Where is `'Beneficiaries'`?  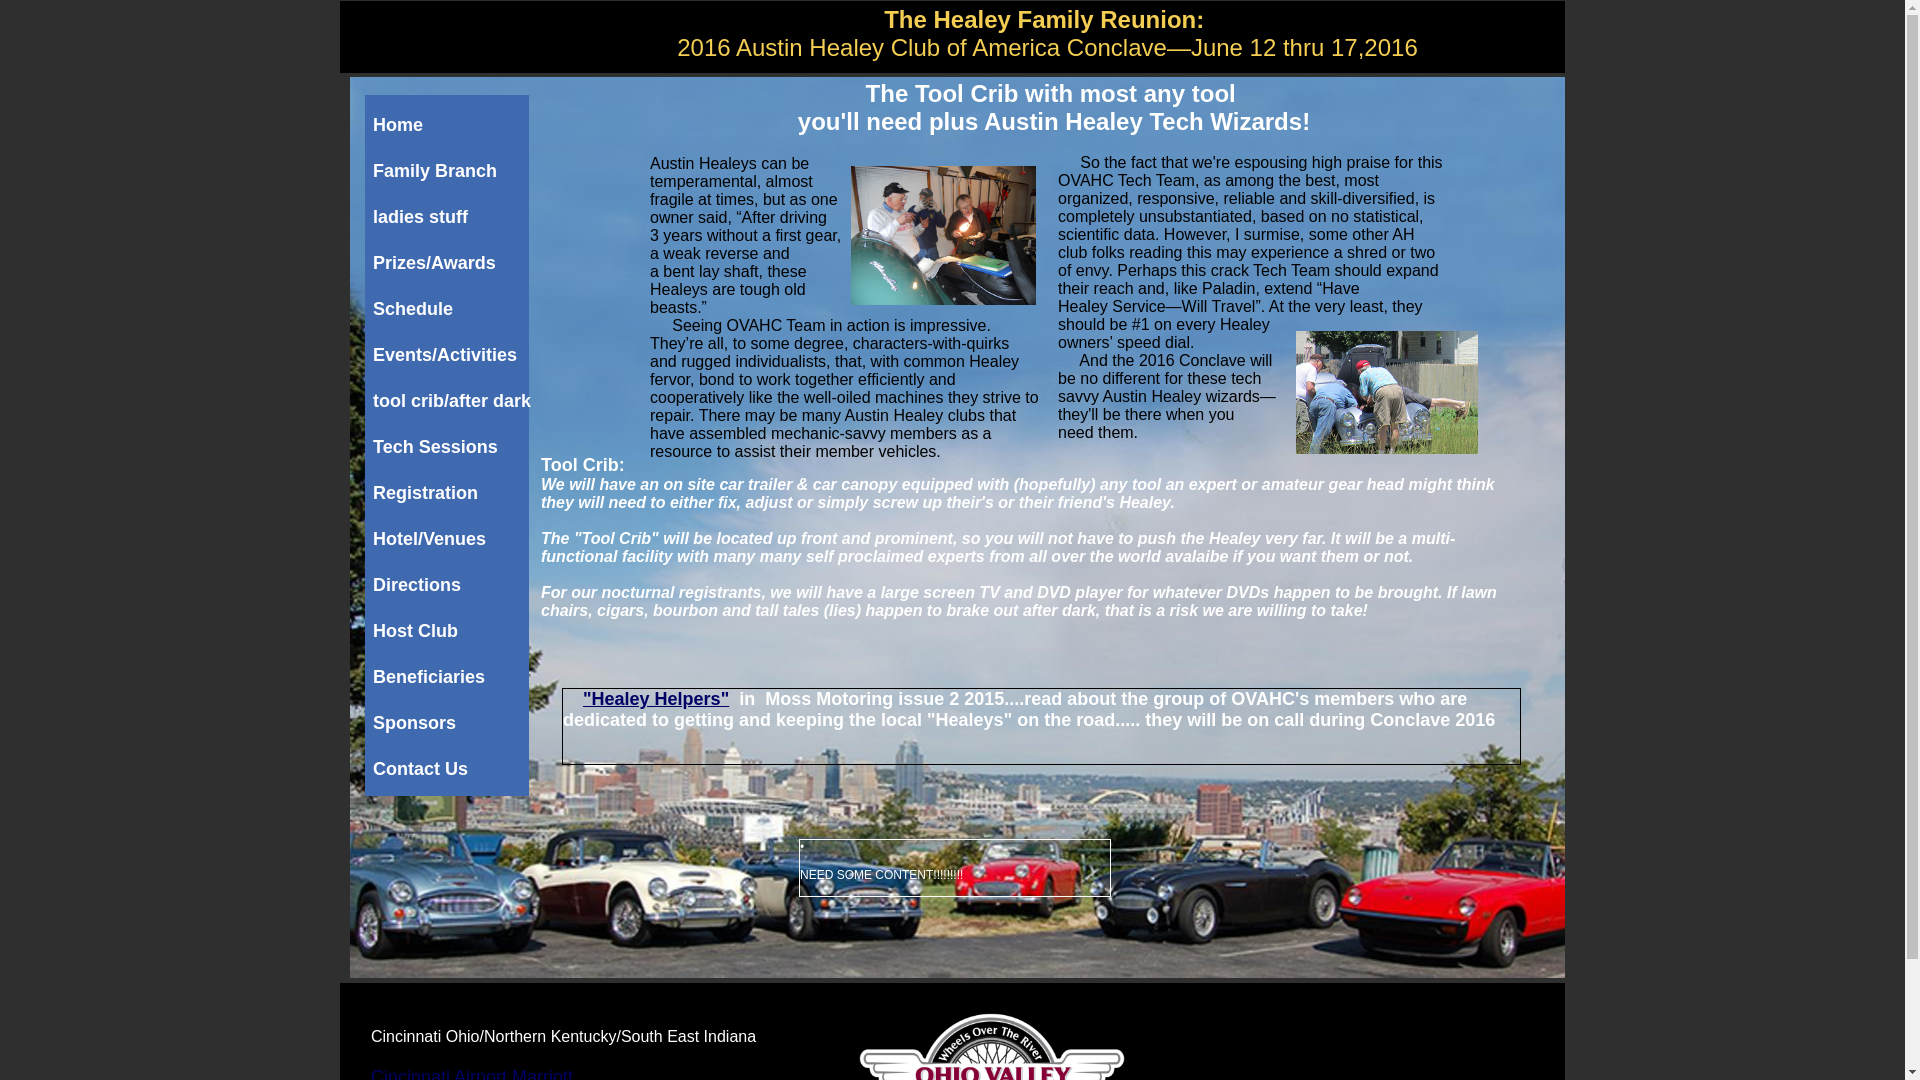
'Beneficiaries' is located at coordinates (450, 677).